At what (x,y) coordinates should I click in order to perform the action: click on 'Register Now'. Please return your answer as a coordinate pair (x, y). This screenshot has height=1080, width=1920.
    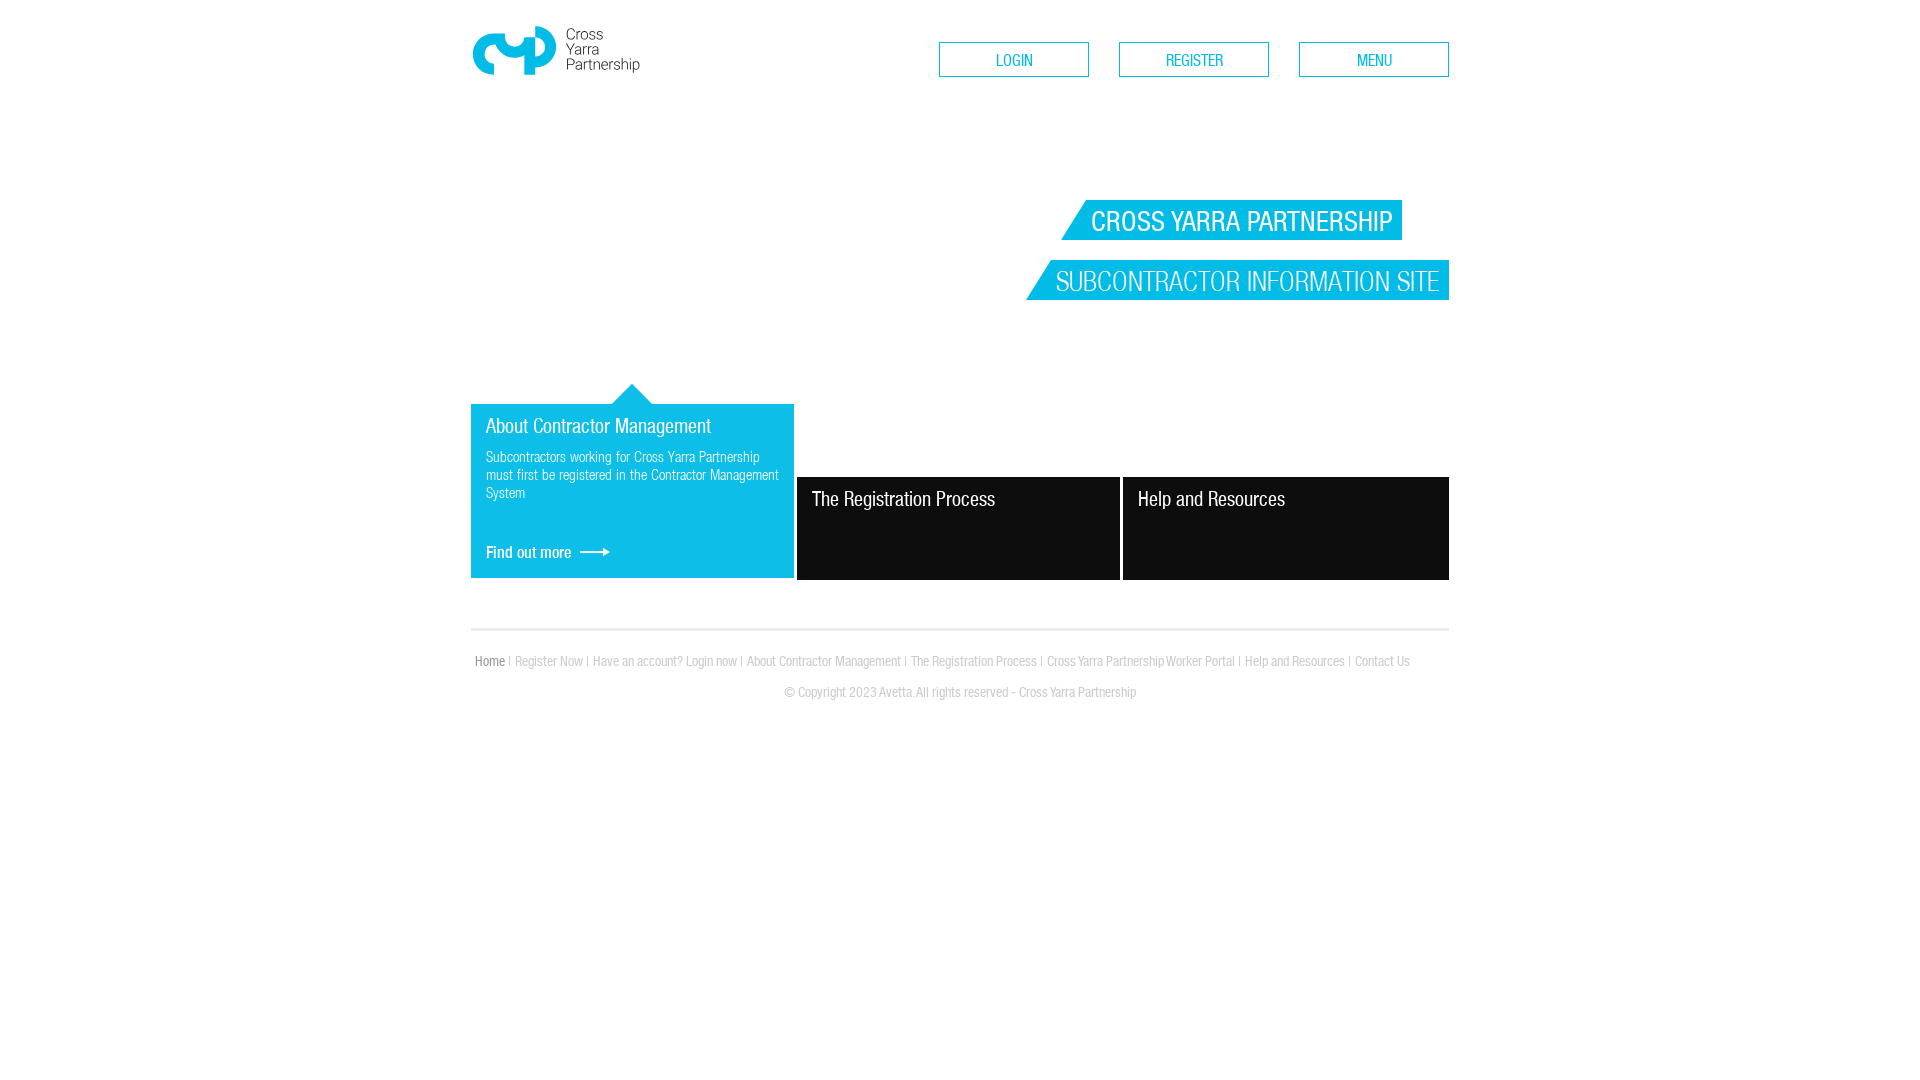
    Looking at the image, I should click on (548, 660).